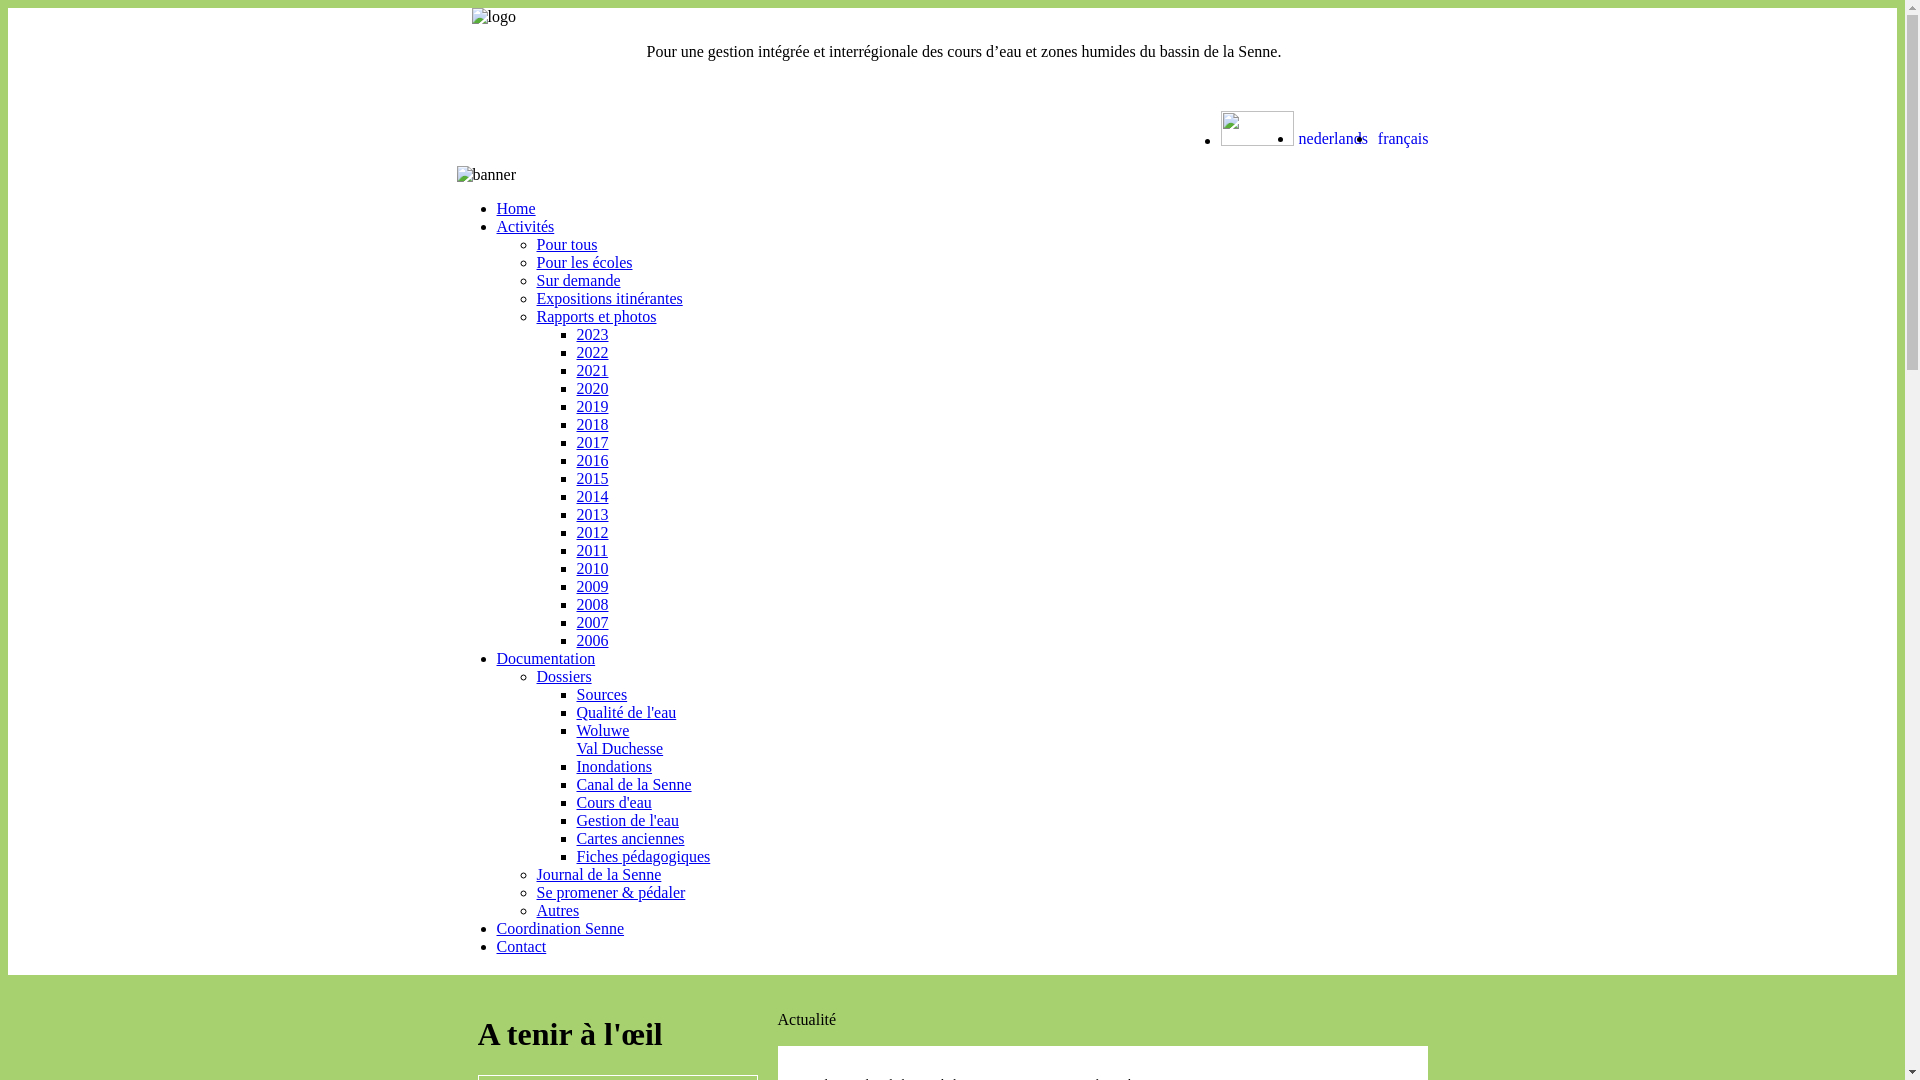 This screenshot has width=1920, height=1080. I want to click on 'Inondations', so click(575, 765).